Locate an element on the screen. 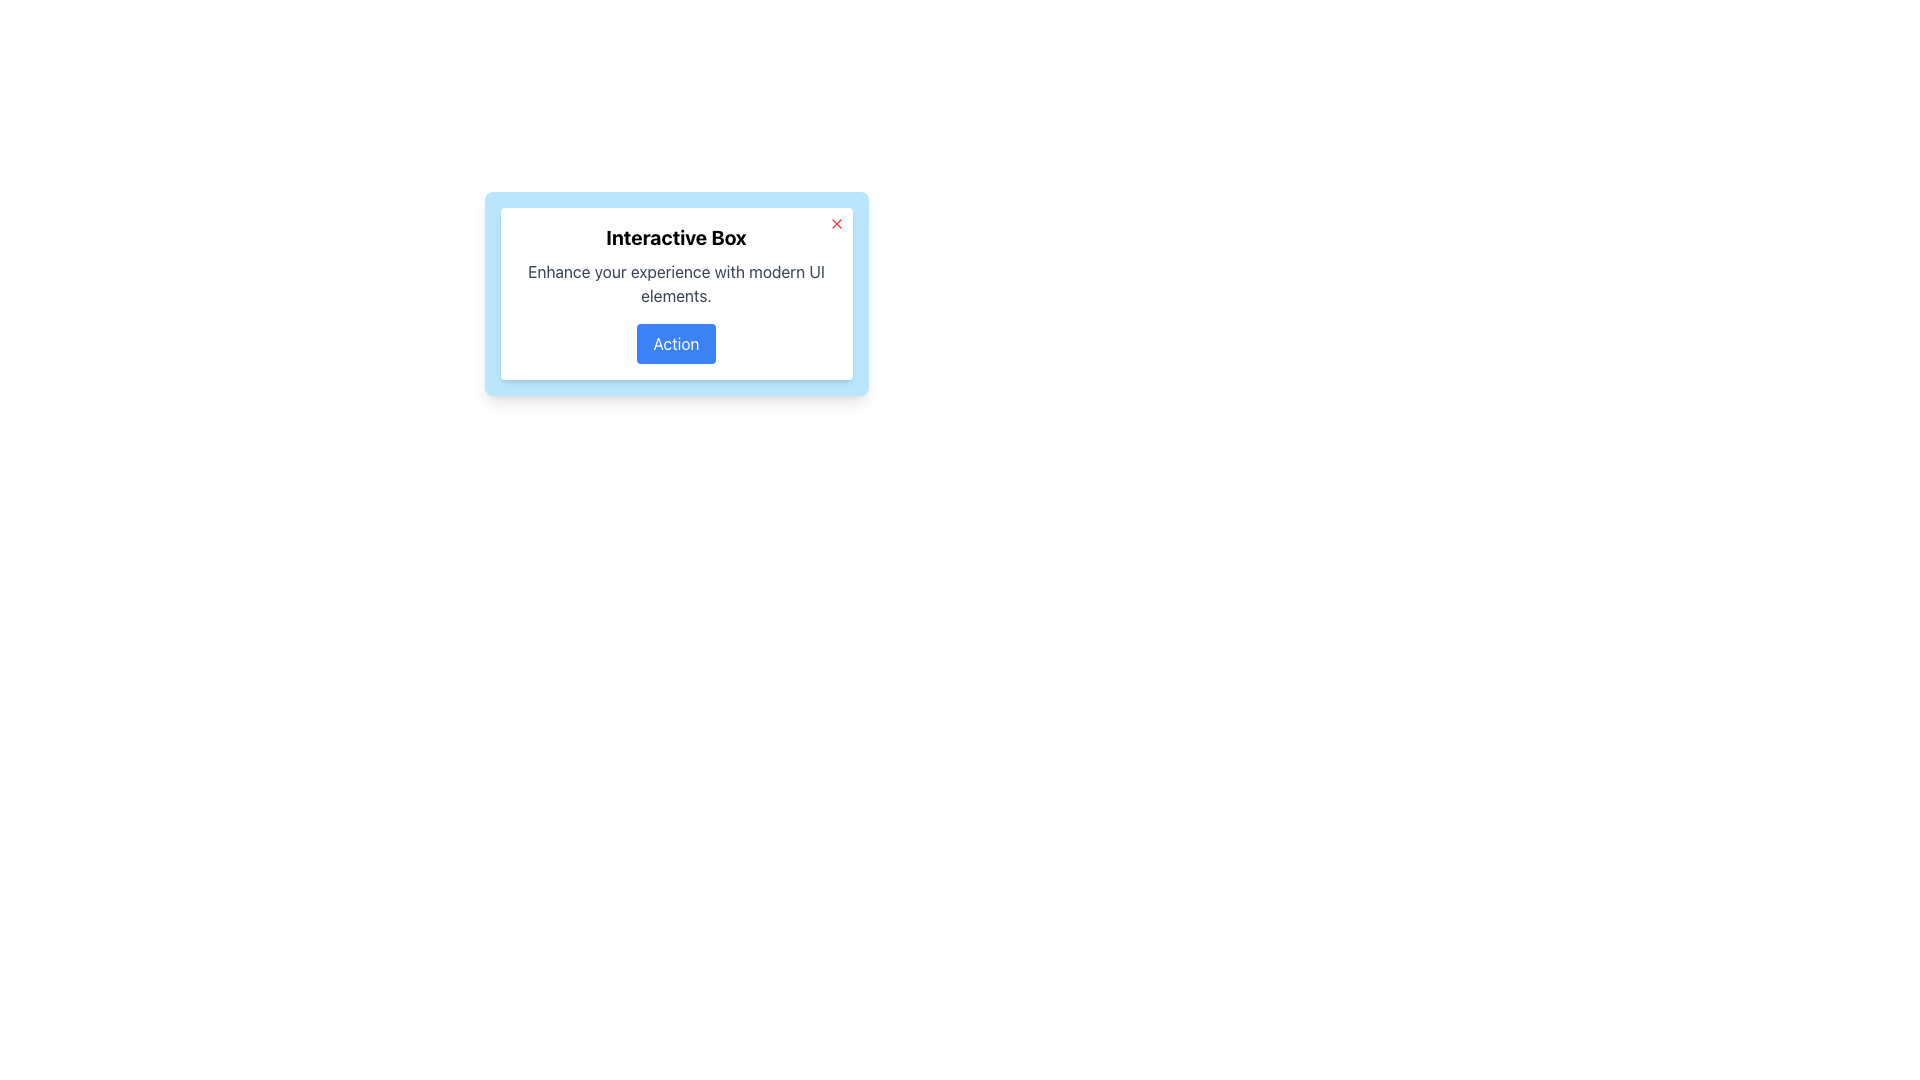 This screenshot has height=1080, width=1920. the close button located at the top-right corner of the 'Interactive Box' card is located at coordinates (836, 223).